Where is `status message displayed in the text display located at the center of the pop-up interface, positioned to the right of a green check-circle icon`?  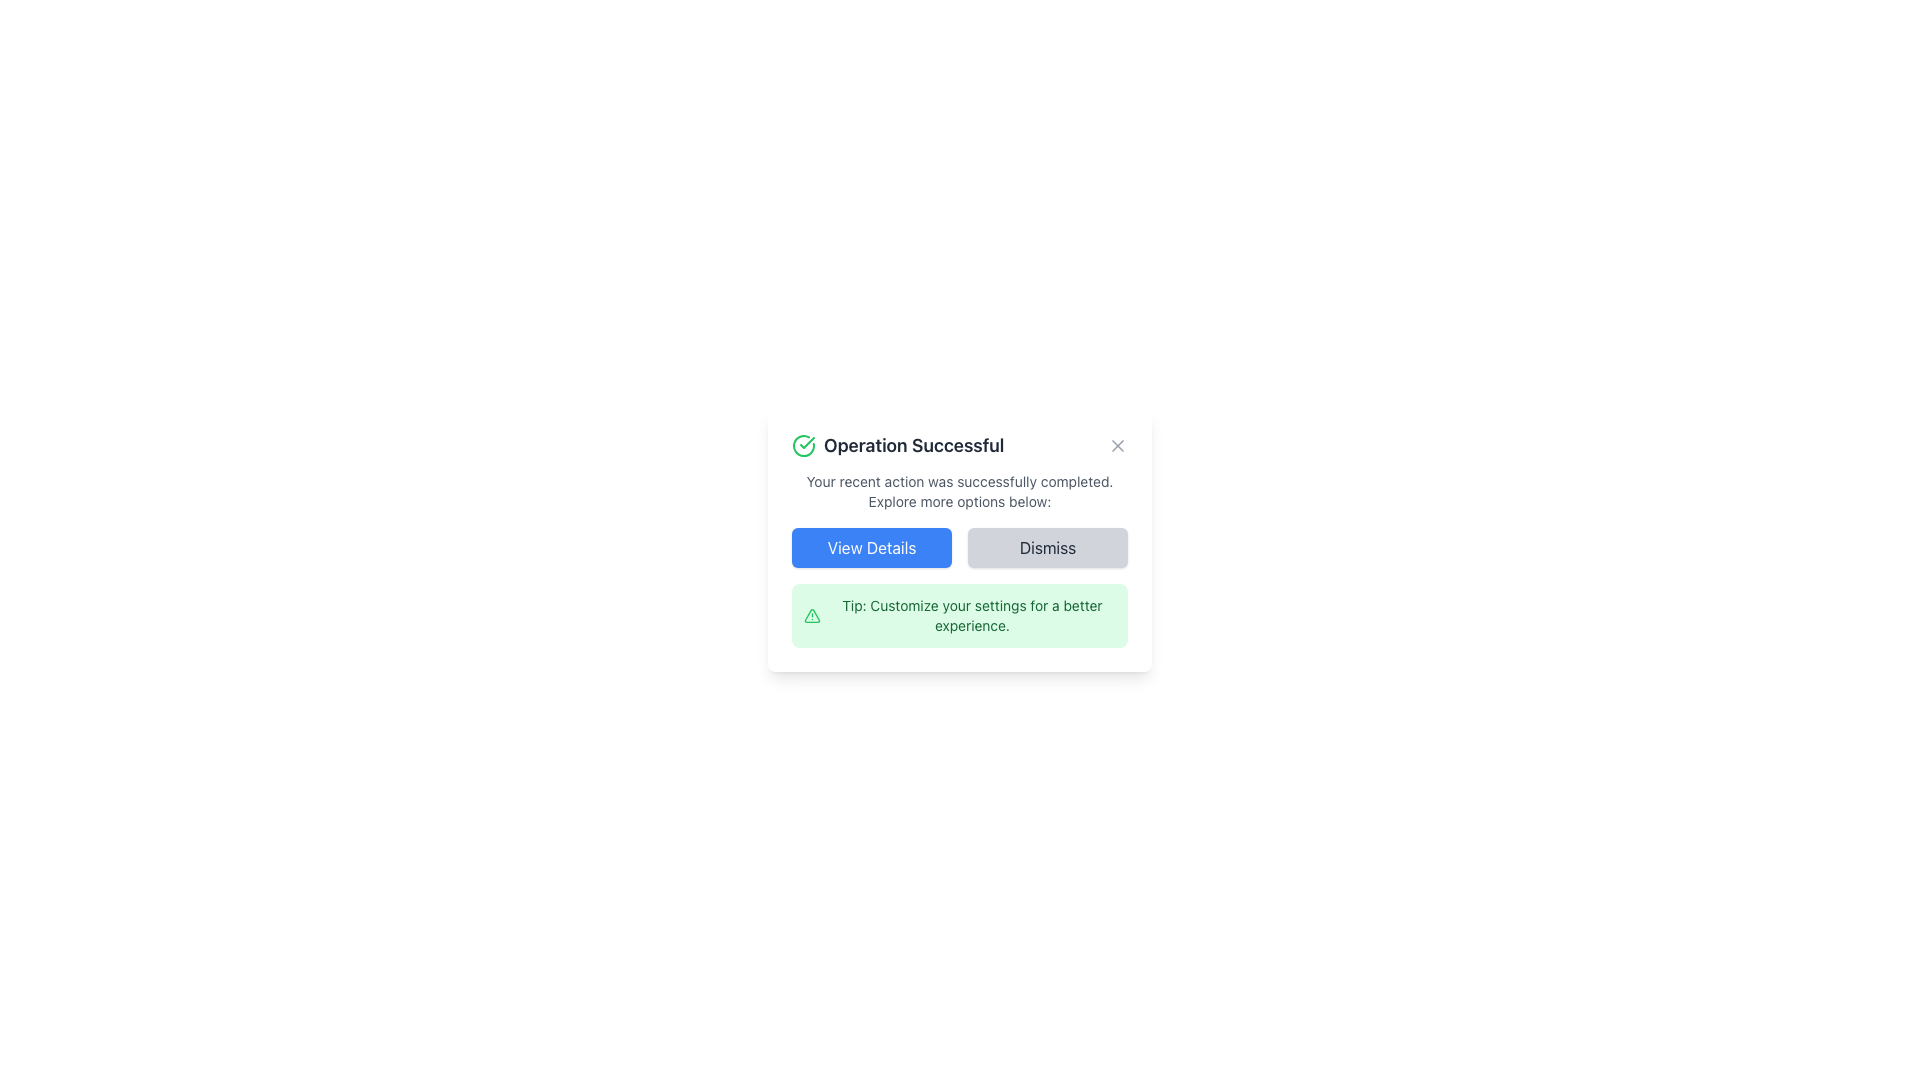 status message displayed in the text display located at the center of the pop-up interface, positioned to the right of a green check-circle icon is located at coordinates (913, 445).